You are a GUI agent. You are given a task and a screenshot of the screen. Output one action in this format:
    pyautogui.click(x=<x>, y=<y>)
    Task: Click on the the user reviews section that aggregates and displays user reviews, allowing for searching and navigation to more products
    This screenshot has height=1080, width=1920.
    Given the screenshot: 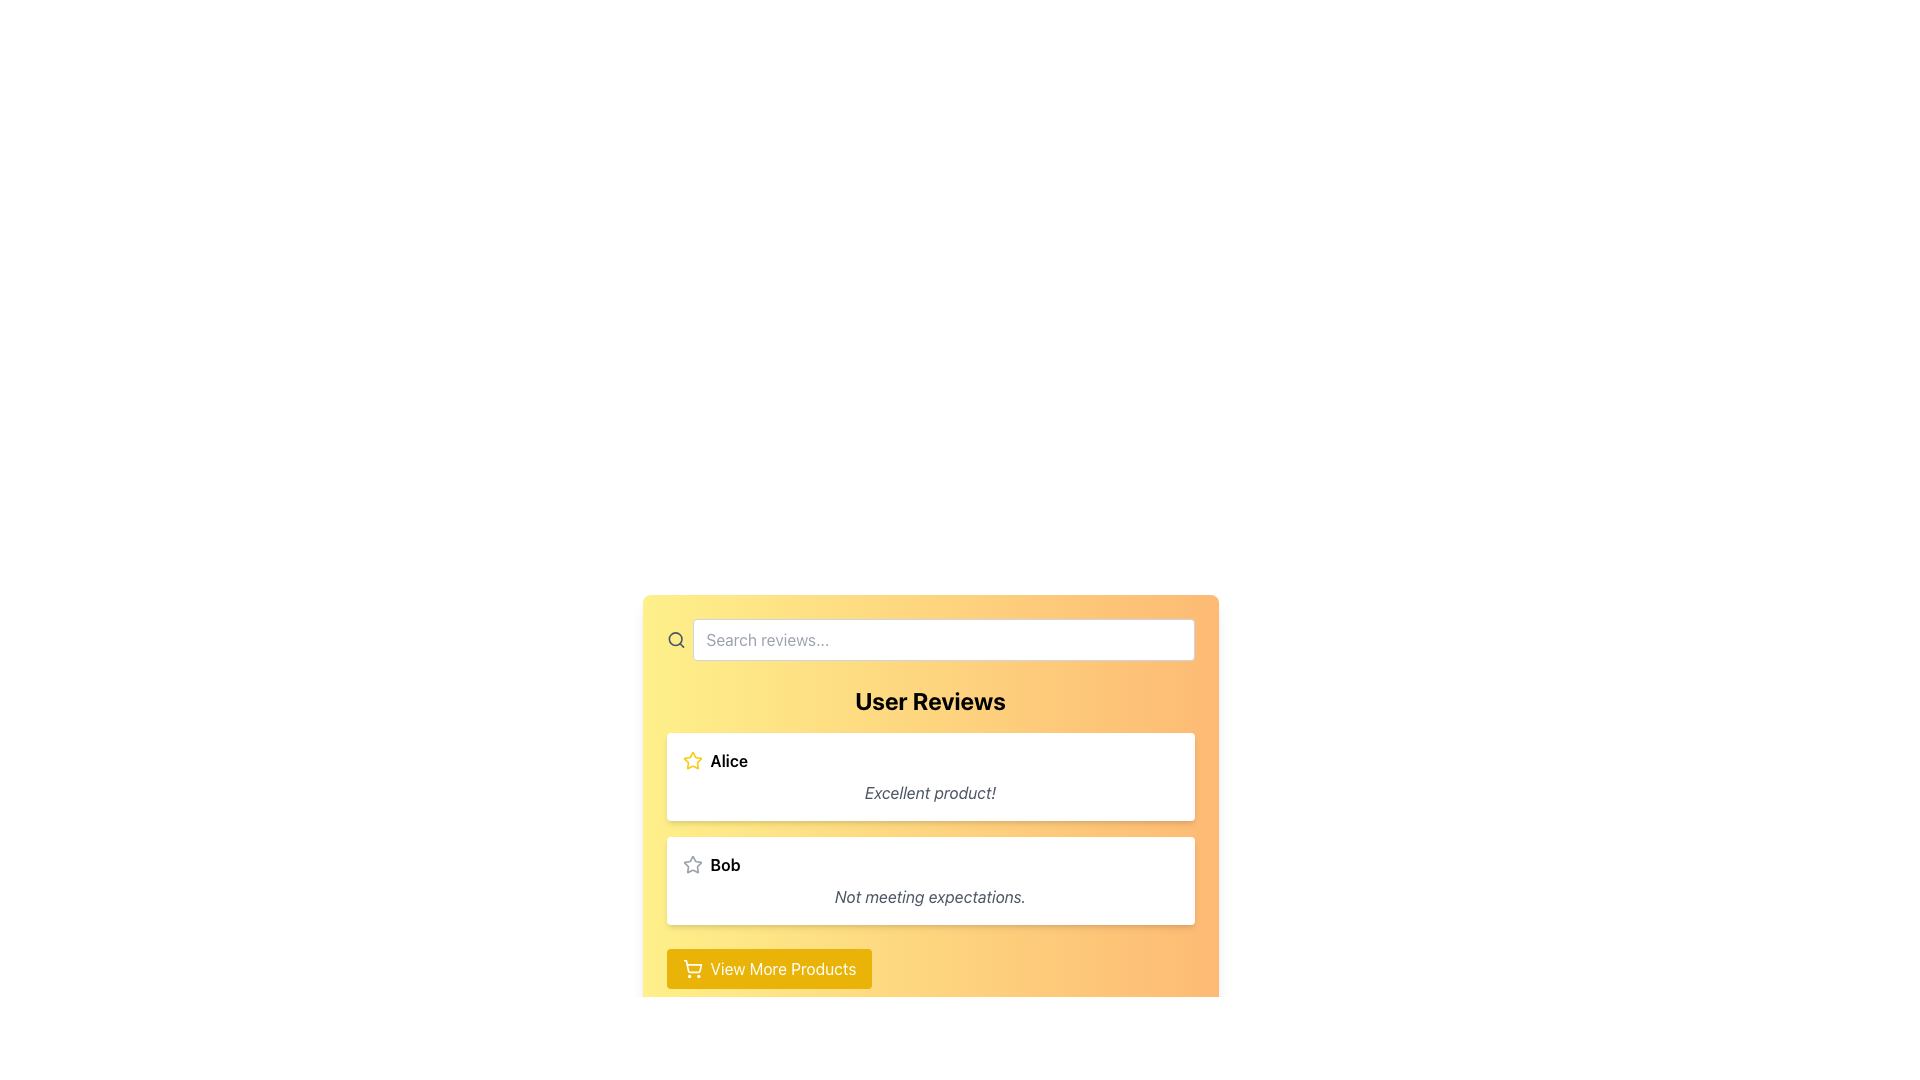 What is the action you would take?
    pyautogui.click(x=929, y=802)
    